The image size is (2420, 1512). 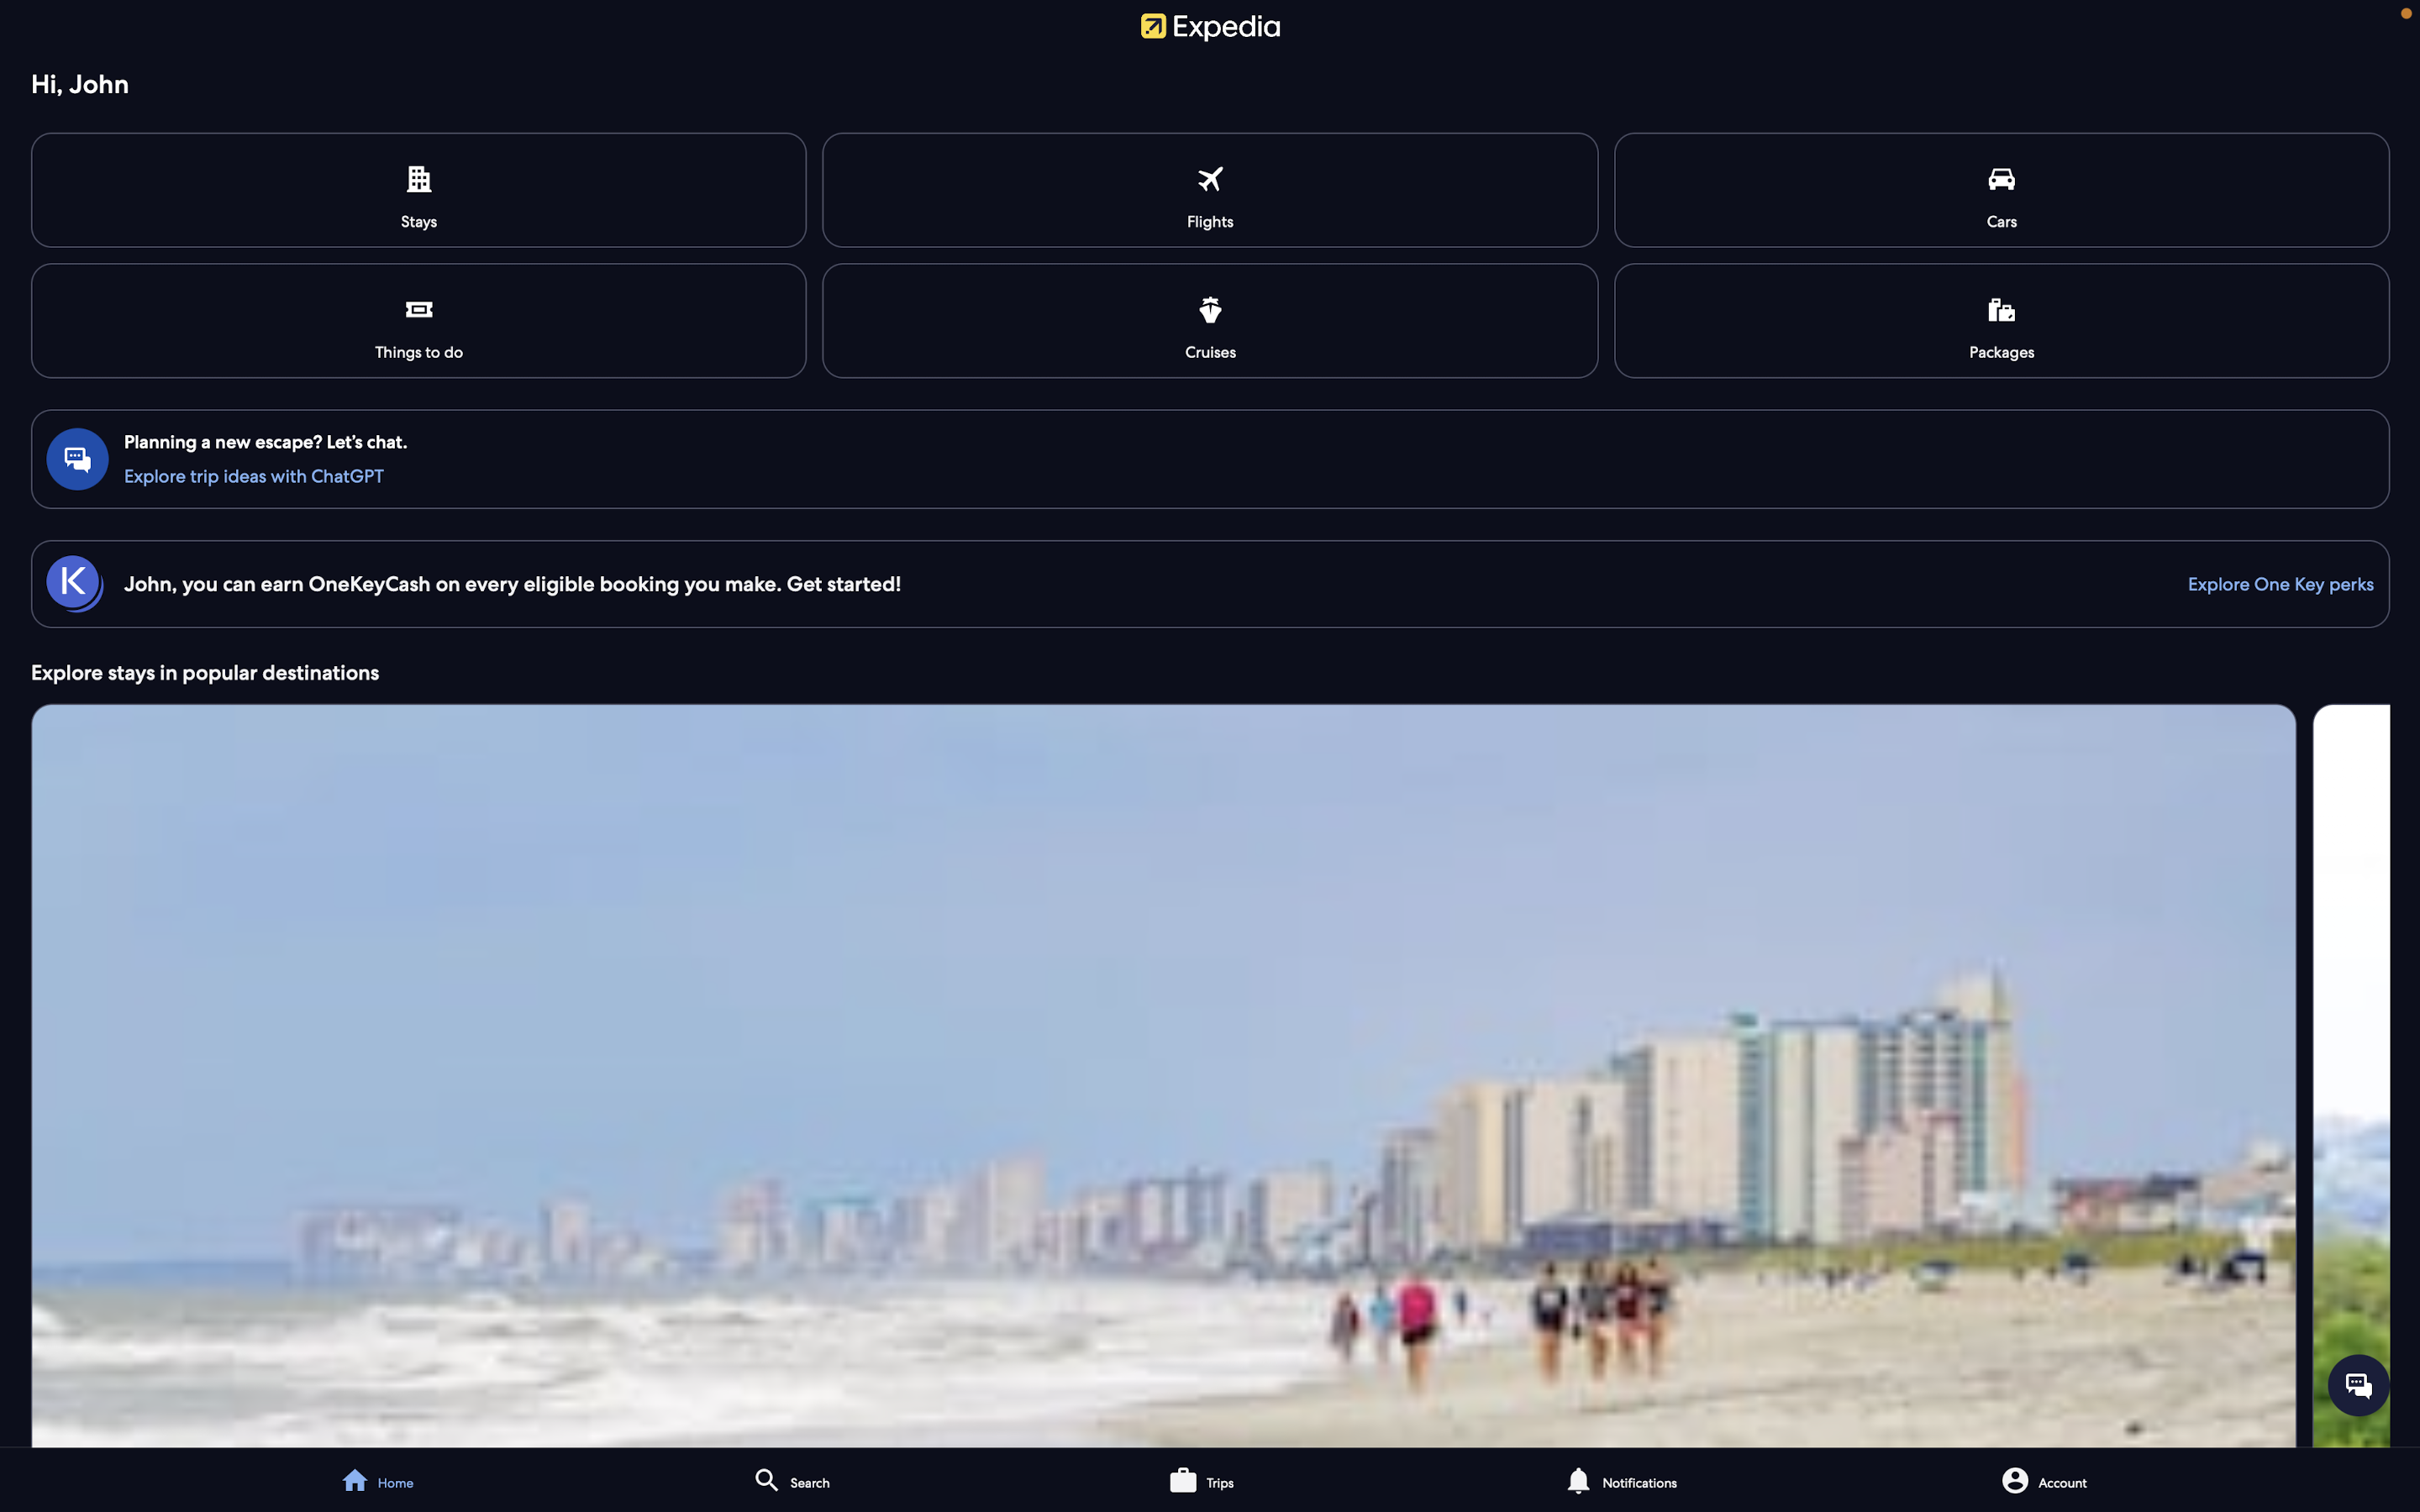 I want to click on Browse and reserve accessible cruise trips, so click(x=1210, y=318).